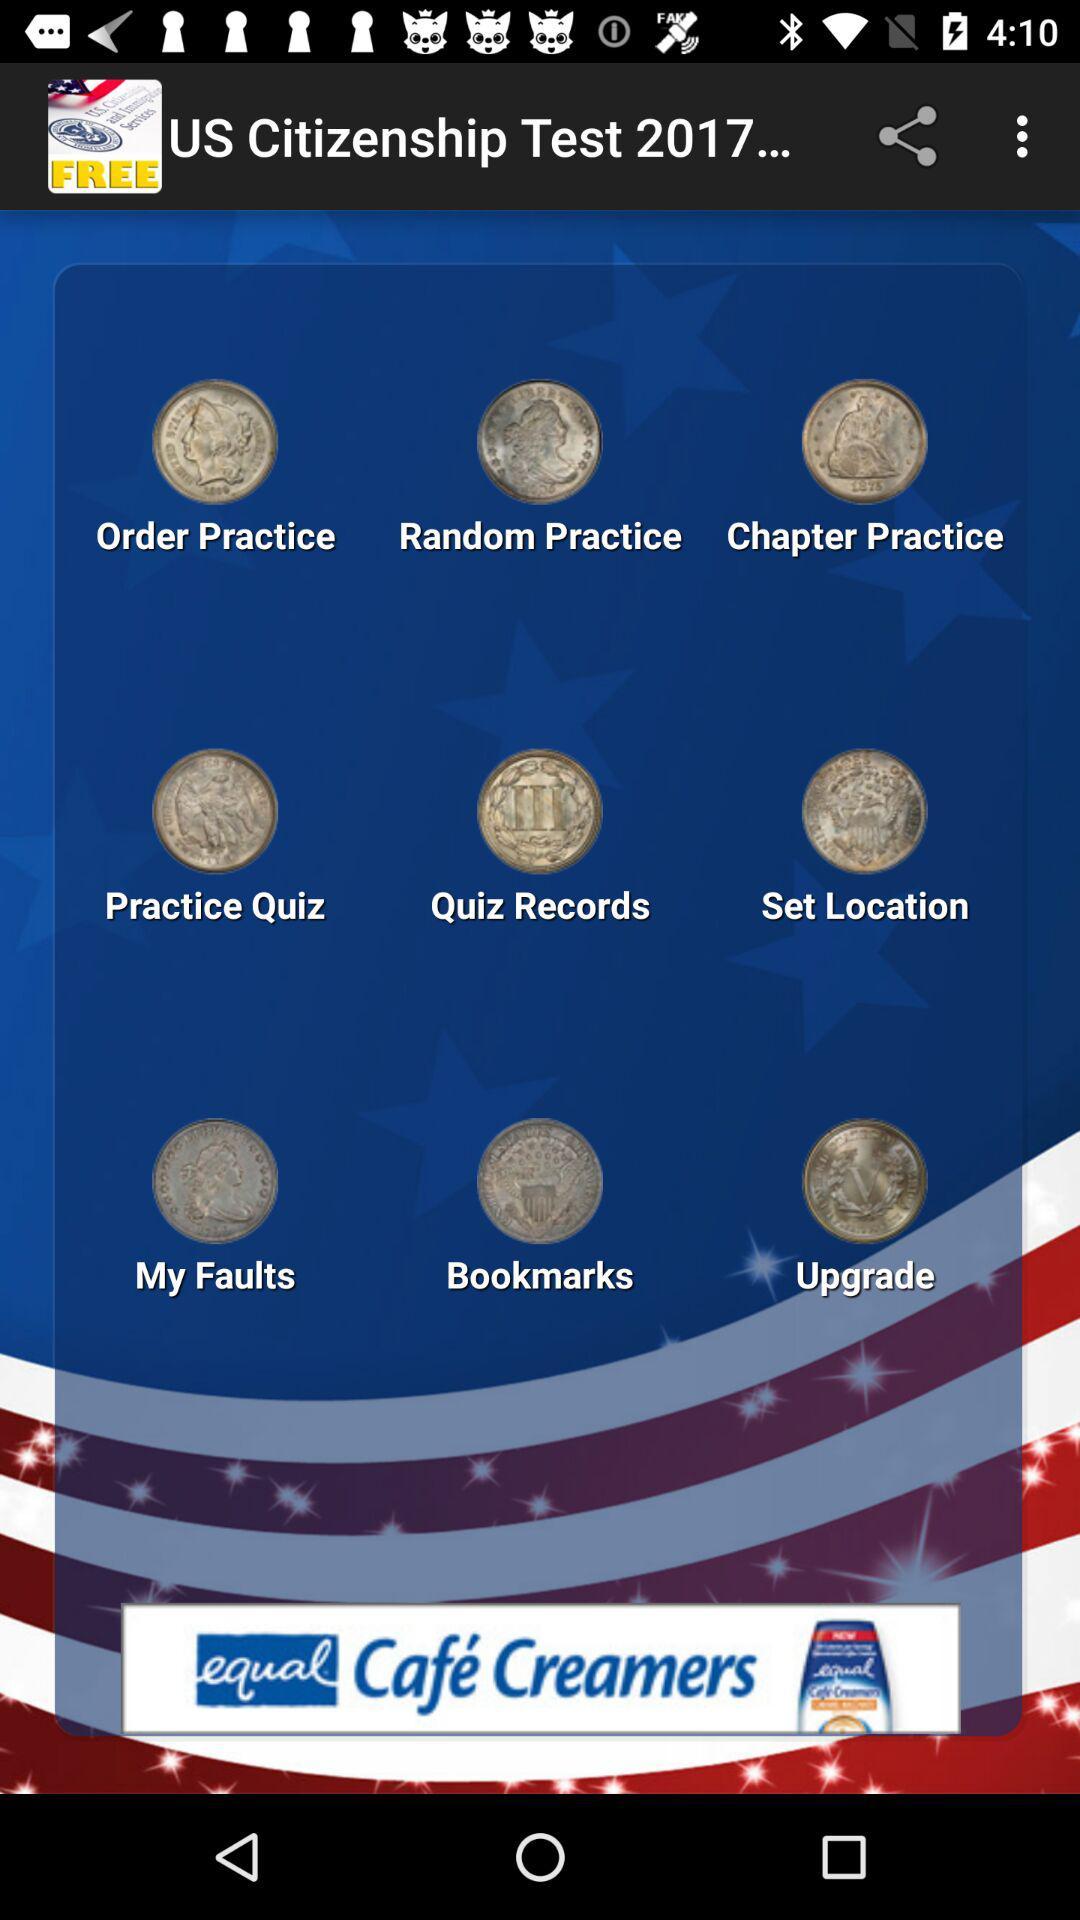  Describe the element at coordinates (540, 1668) in the screenshot. I see `advertisement` at that location.